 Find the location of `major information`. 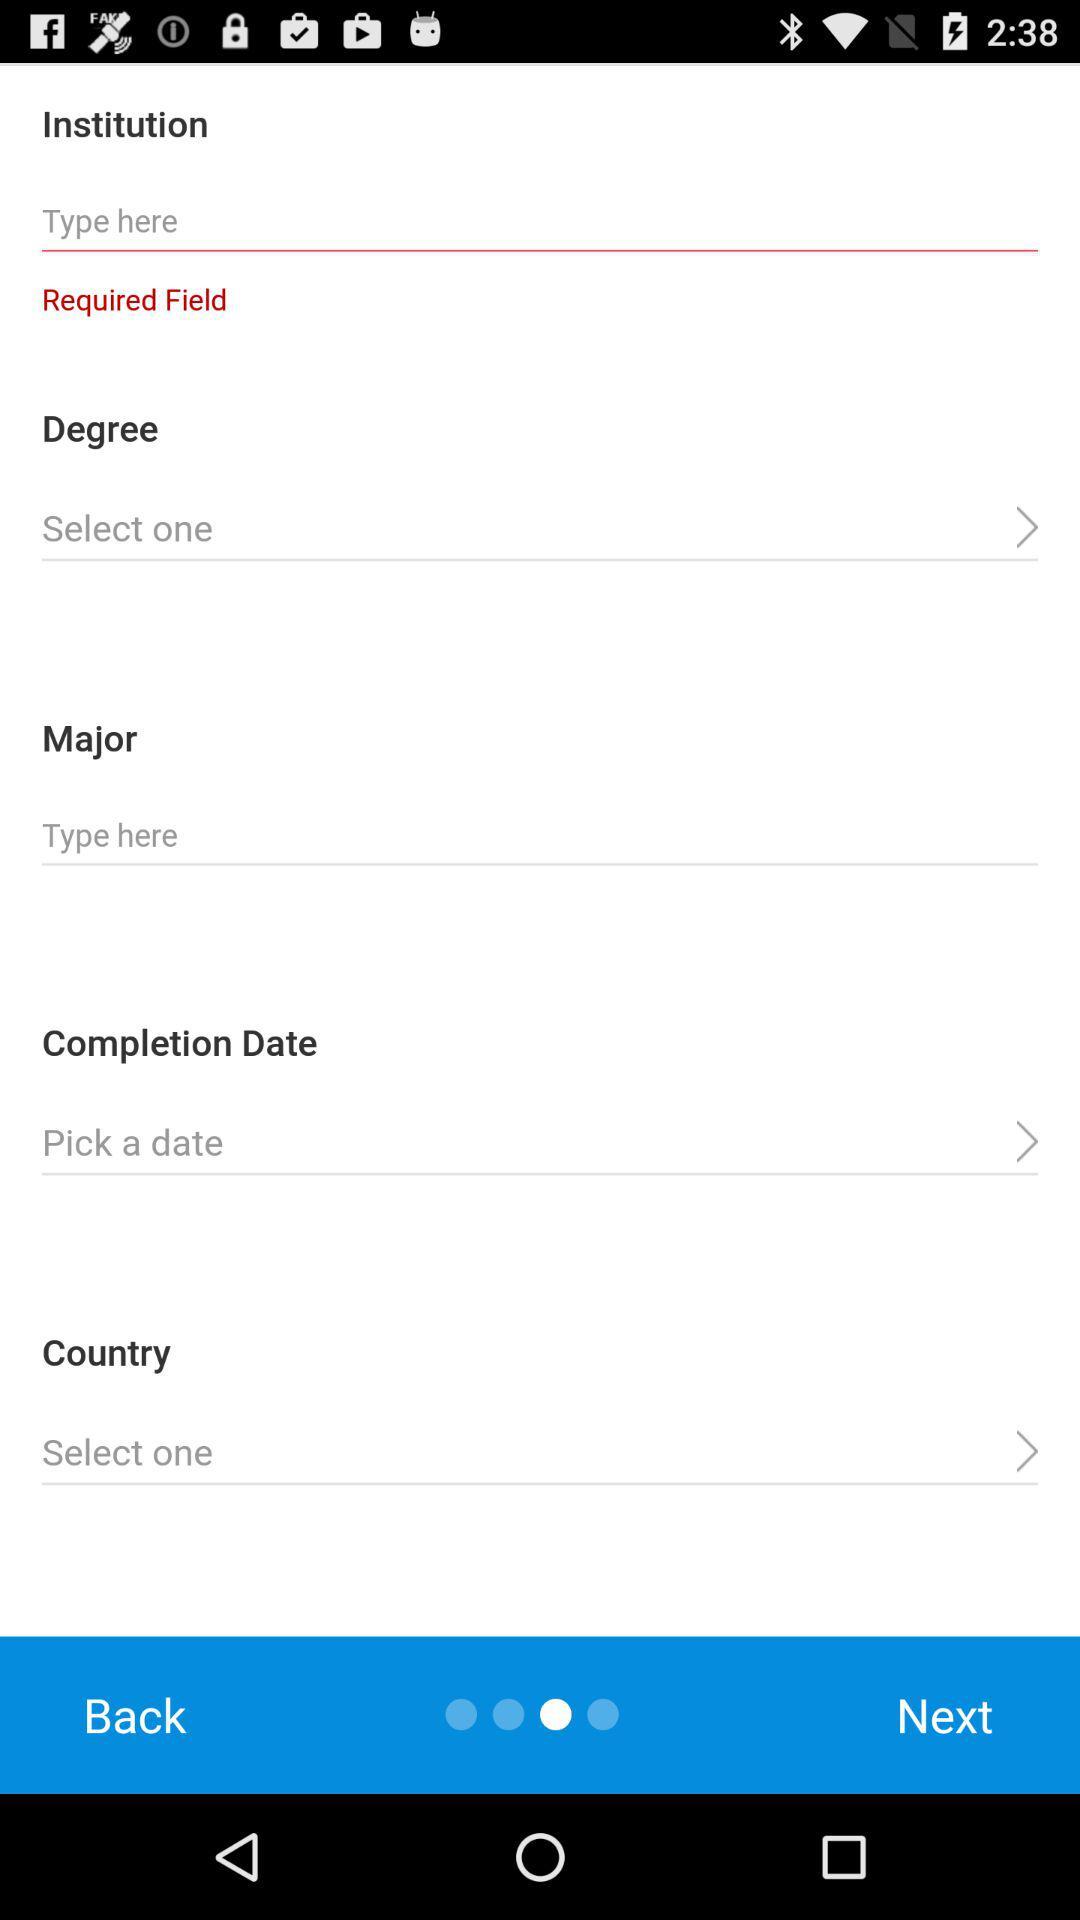

major information is located at coordinates (540, 835).